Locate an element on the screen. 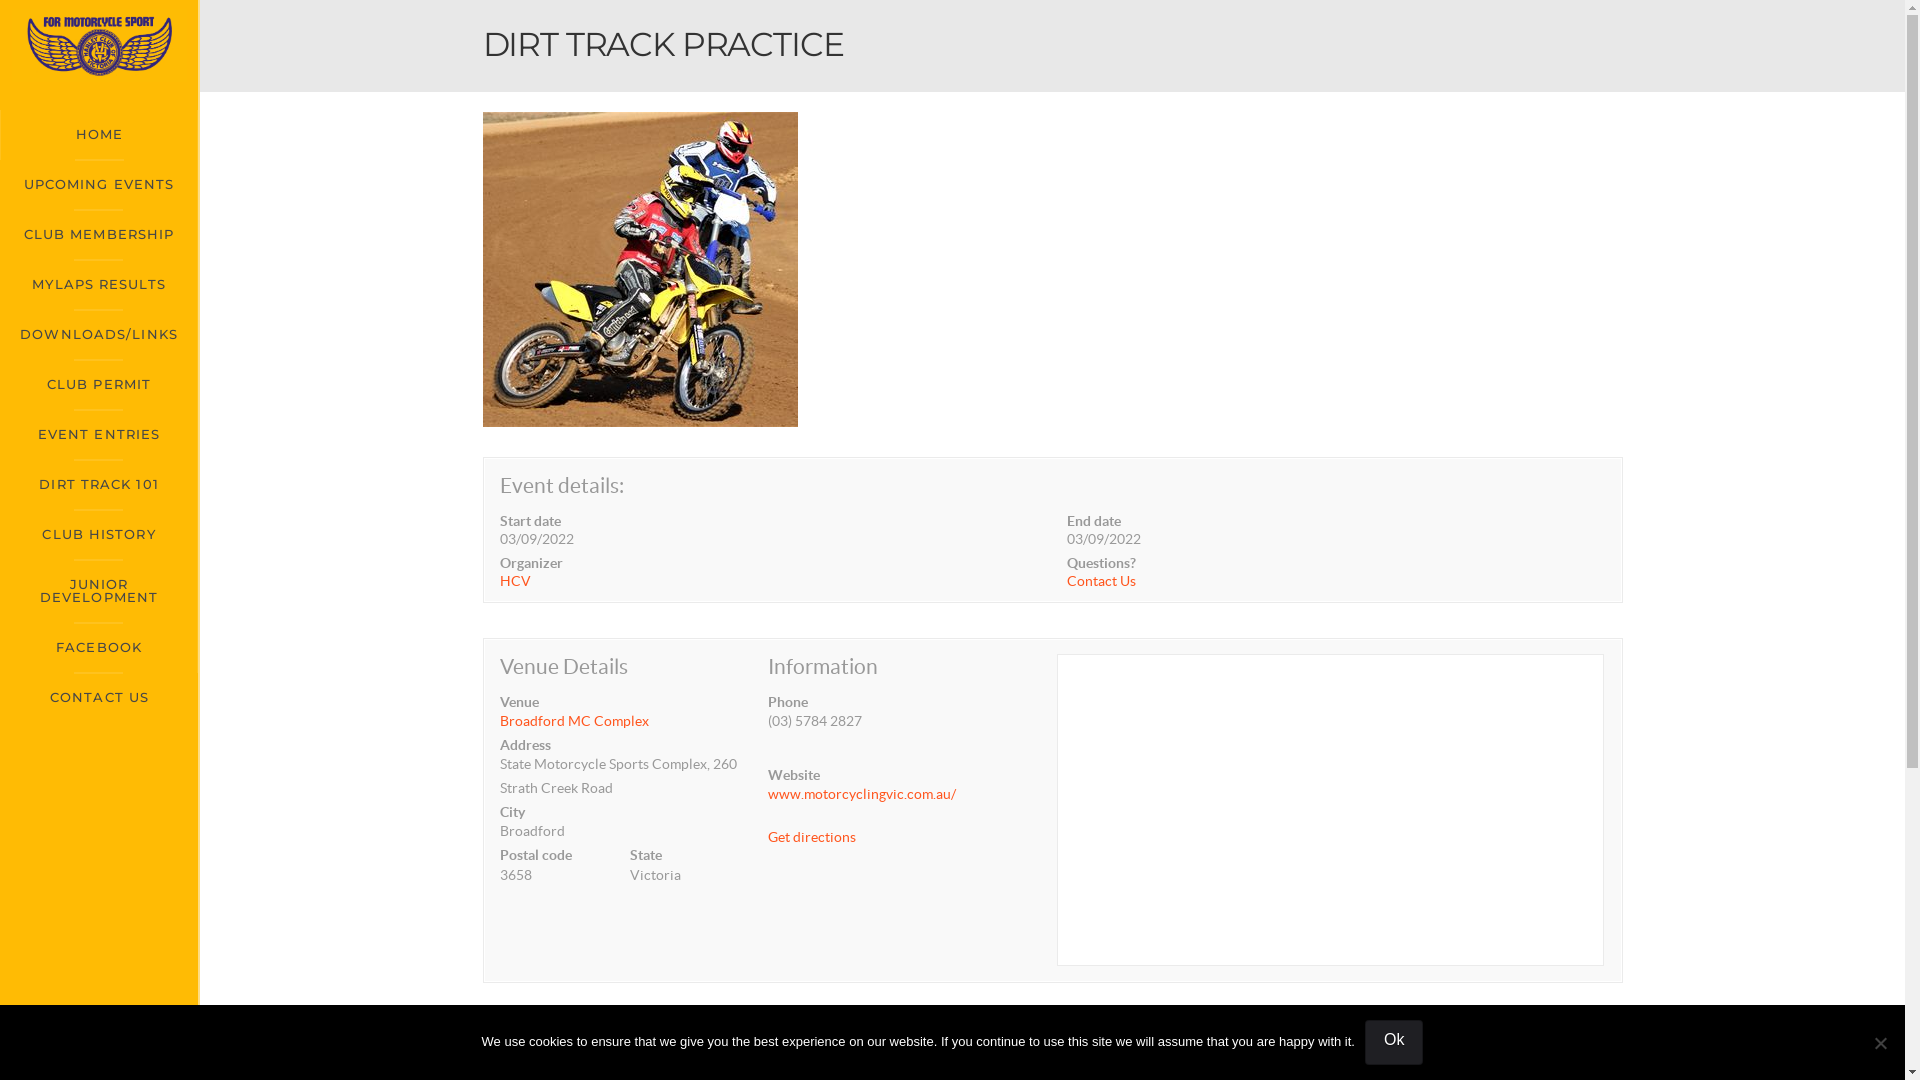 This screenshot has width=1920, height=1080. 'Get directions' is located at coordinates (811, 837).